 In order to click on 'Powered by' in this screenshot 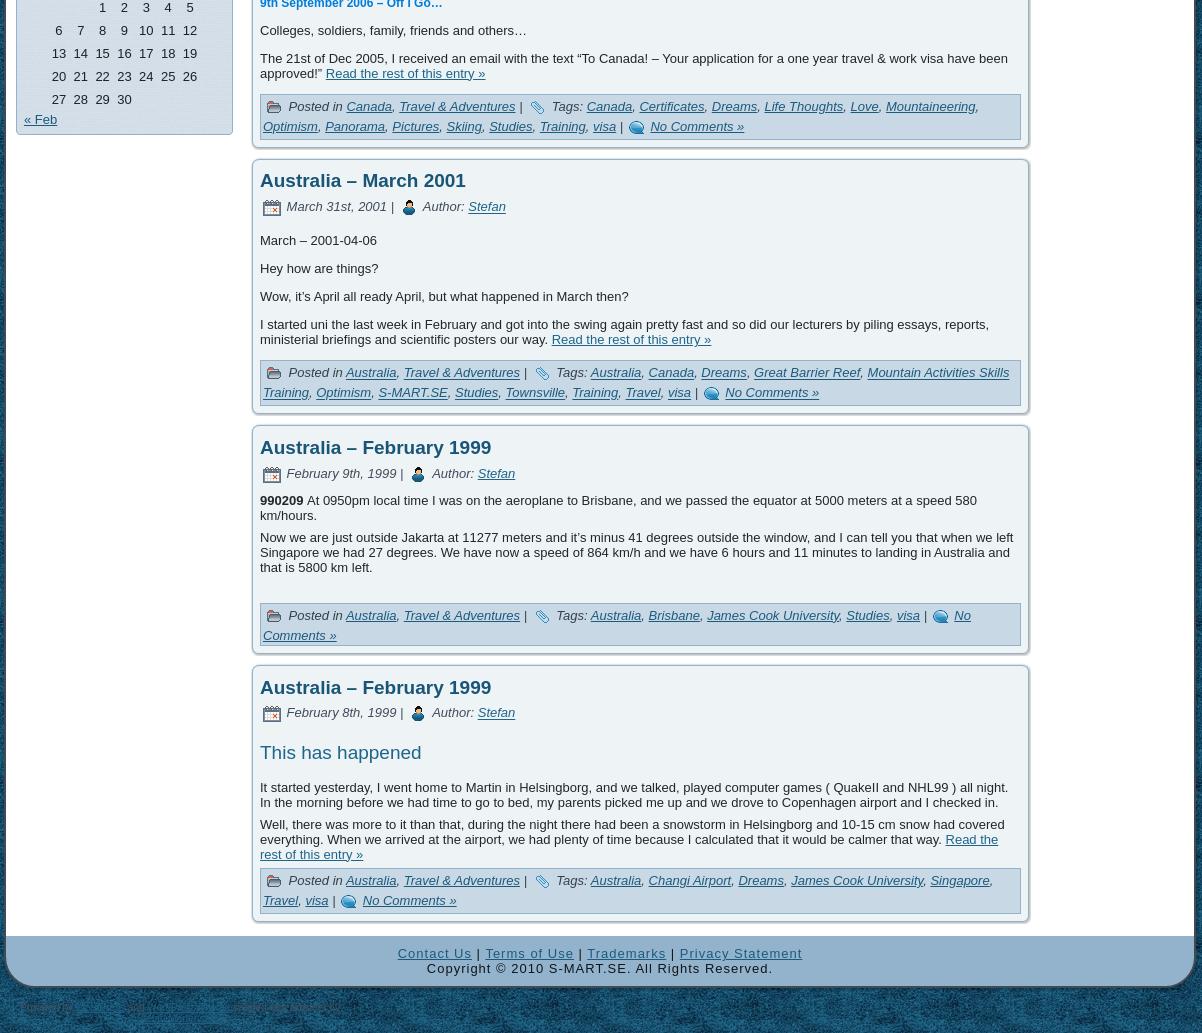, I will do `click(47, 1006)`.